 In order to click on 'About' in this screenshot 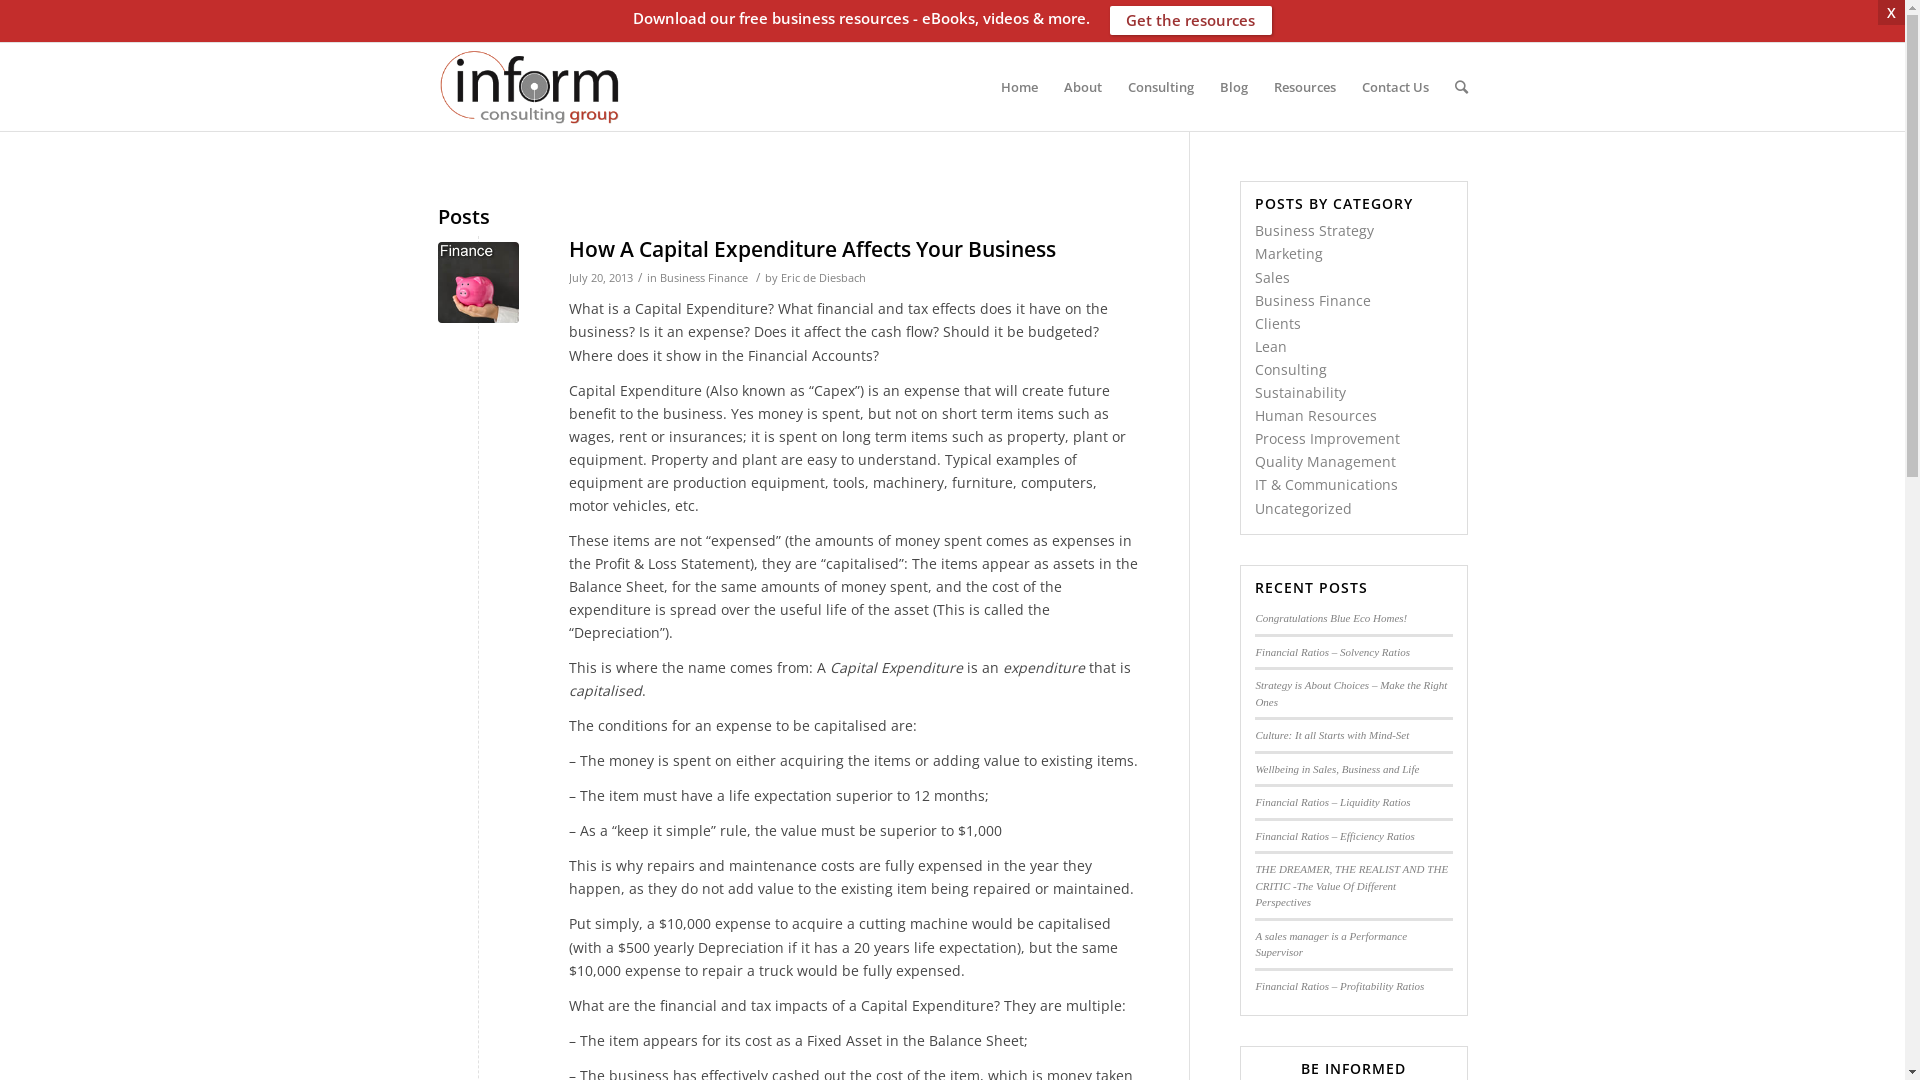, I will do `click(1049, 86)`.